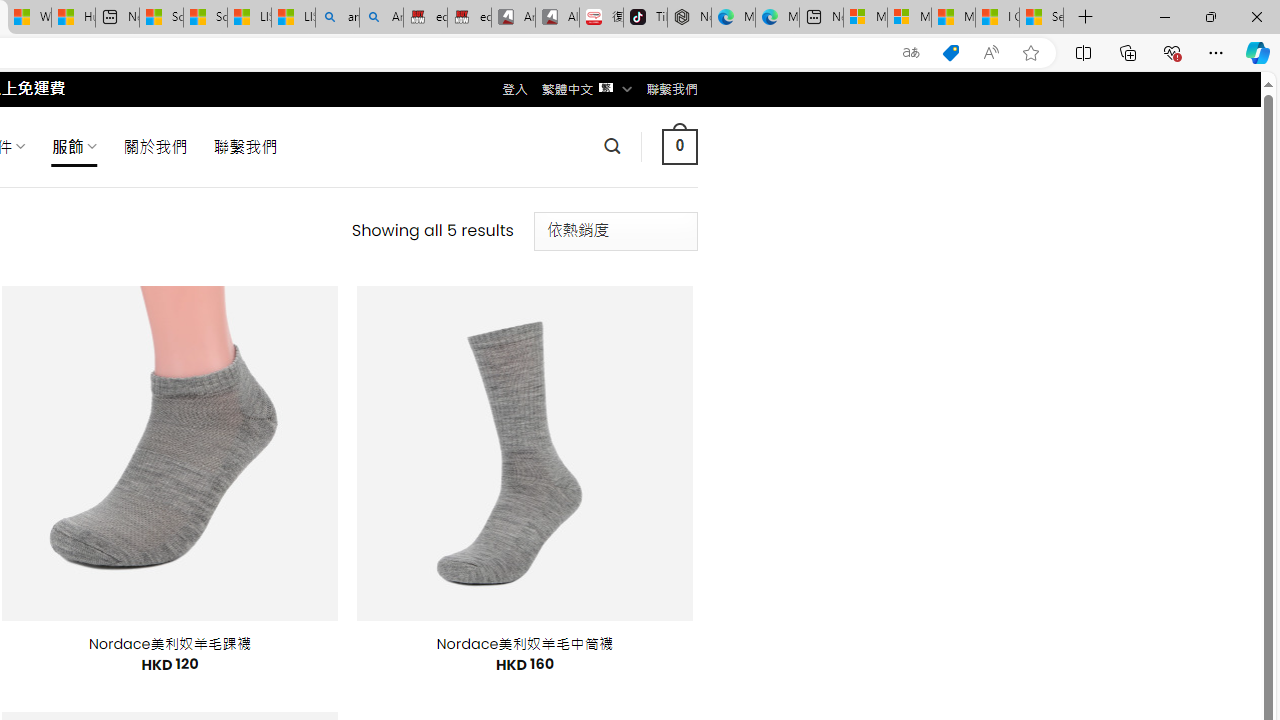 The image size is (1280, 720). Describe the element at coordinates (679, 145) in the screenshot. I see `'  0  '` at that location.